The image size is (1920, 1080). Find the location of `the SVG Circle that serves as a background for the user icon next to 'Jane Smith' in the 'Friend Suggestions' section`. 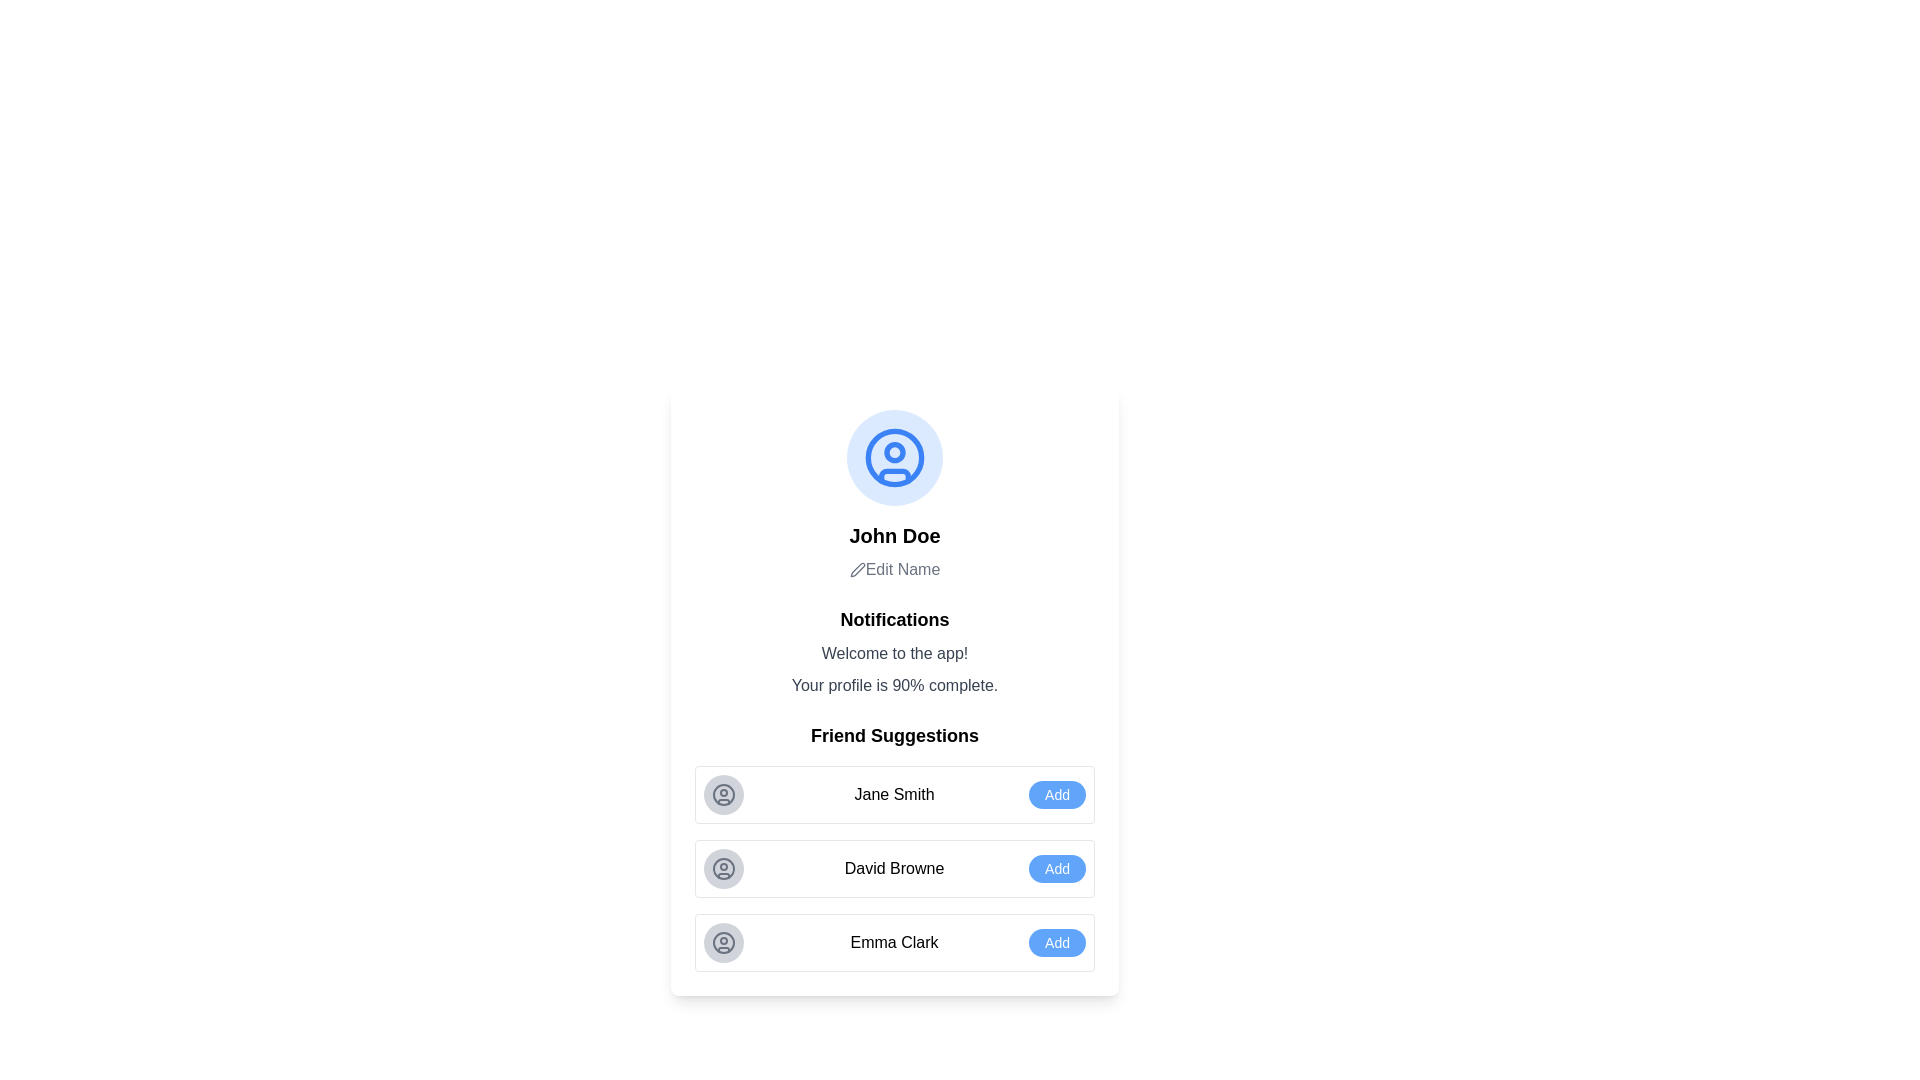

the SVG Circle that serves as a background for the user icon next to 'Jane Smith' in the 'Friend Suggestions' section is located at coordinates (723, 793).